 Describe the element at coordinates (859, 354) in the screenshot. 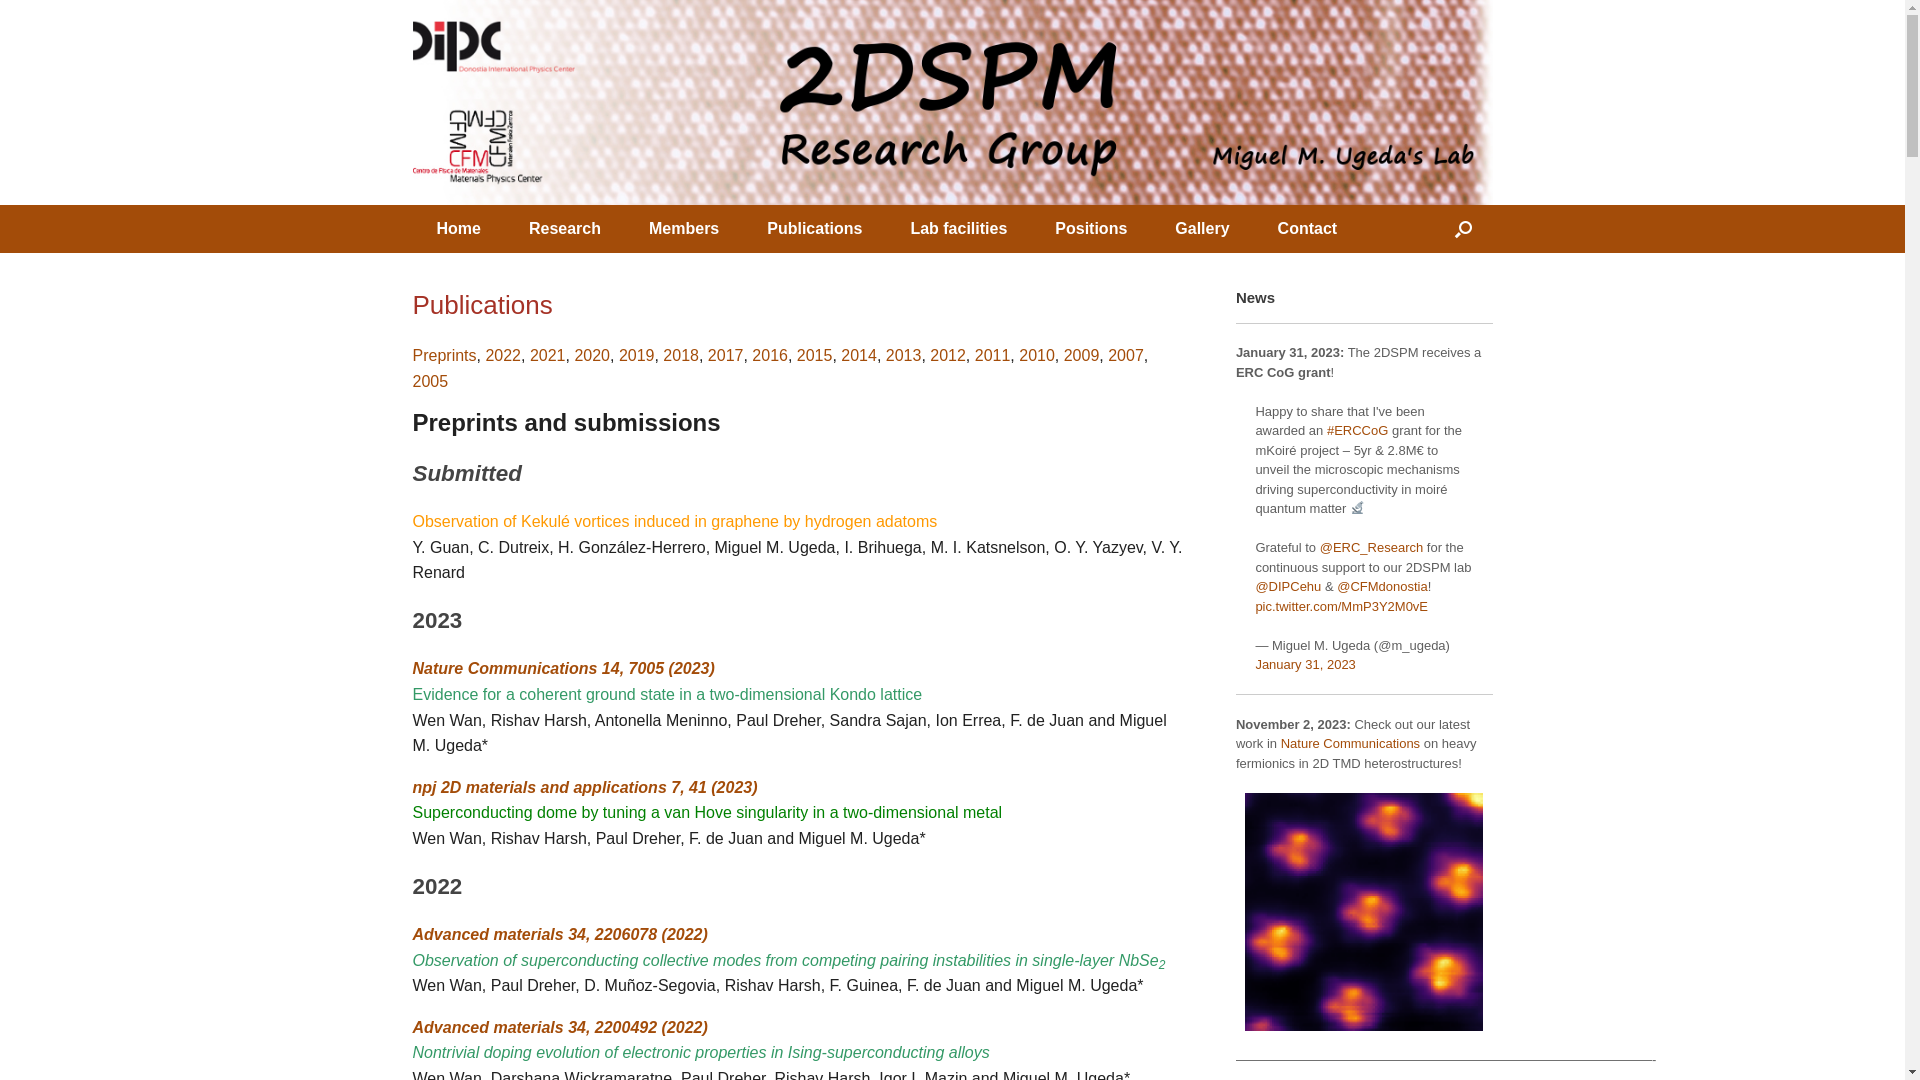

I see `'2014'` at that location.